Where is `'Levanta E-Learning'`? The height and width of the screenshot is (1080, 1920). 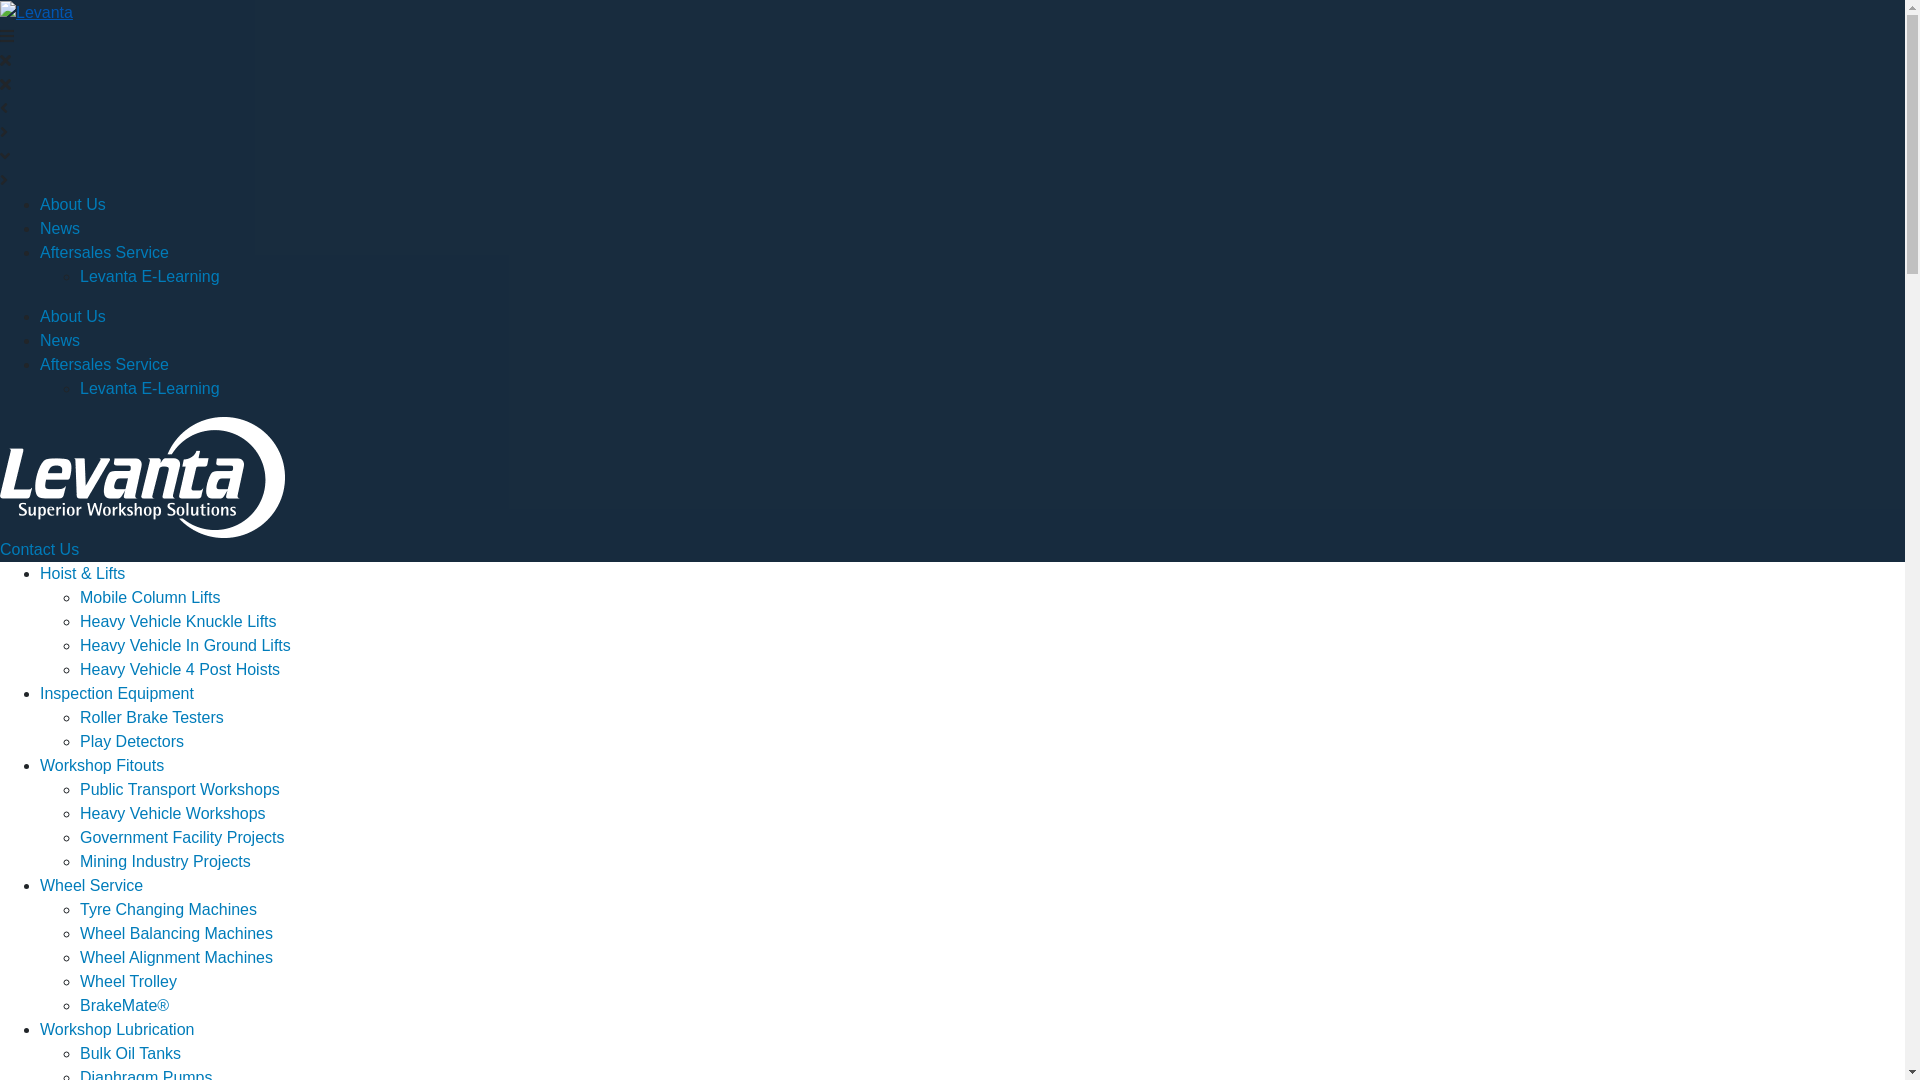 'Levanta E-Learning' is located at coordinates (148, 276).